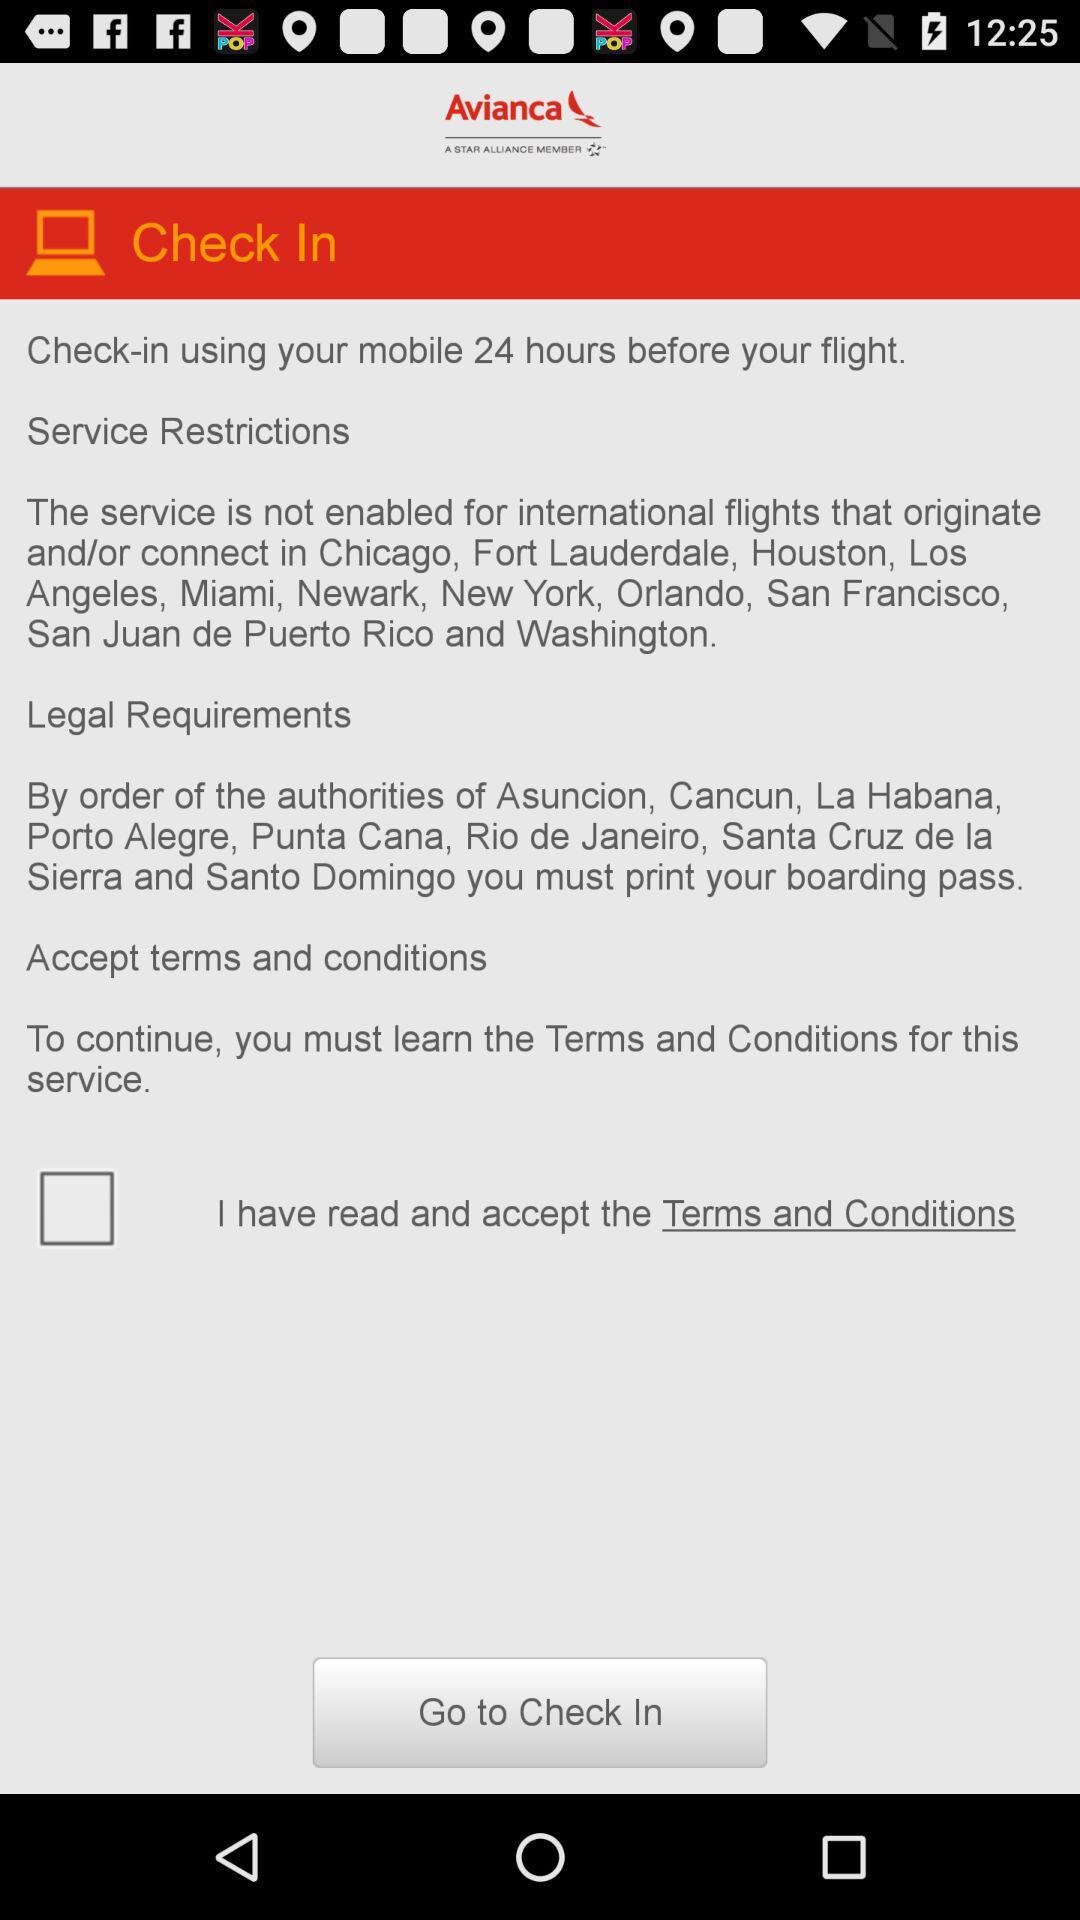 The width and height of the screenshot is (1080, 1920). Describe the element at coordinates (108, 1205) in the screenshot. I see `to choose terms and condintion` at that location.